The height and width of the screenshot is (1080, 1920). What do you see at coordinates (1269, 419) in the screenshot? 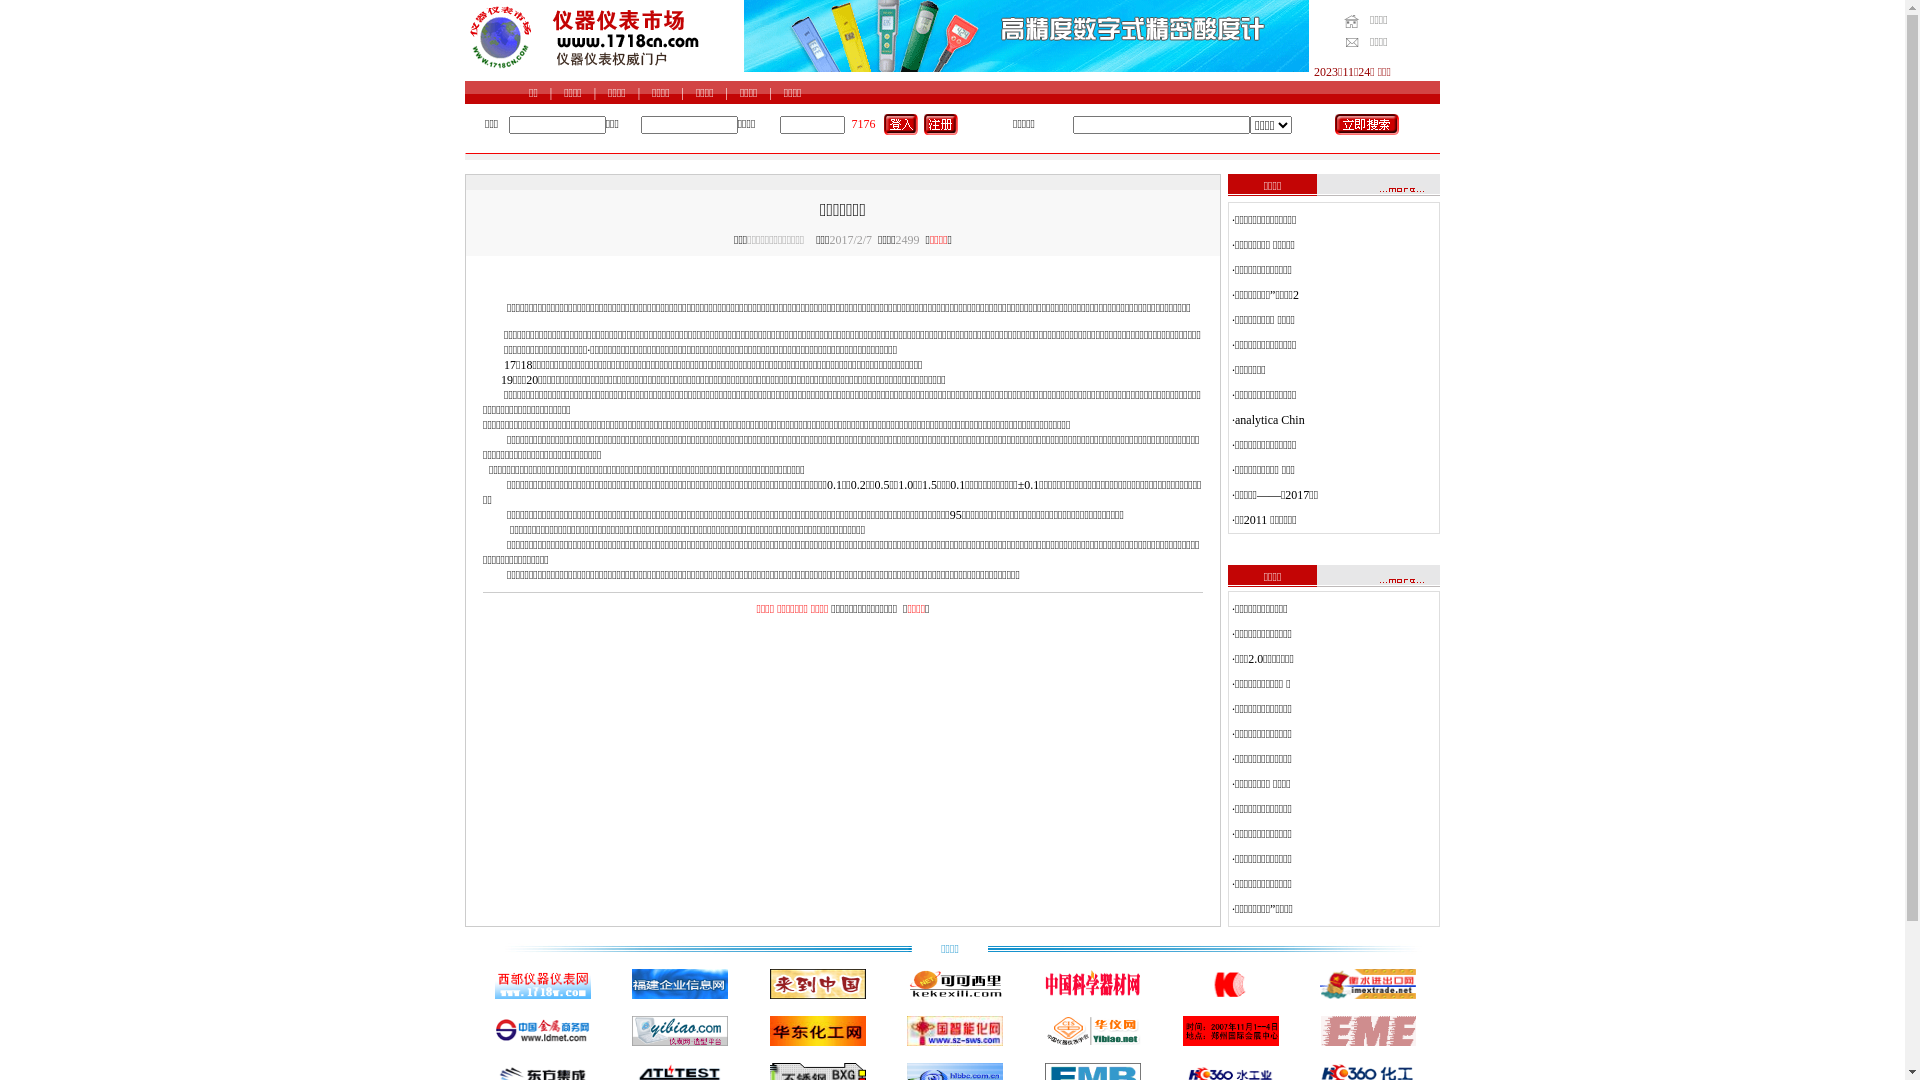
I see `'analytica Chin'` at bounding box center [1269, 419].